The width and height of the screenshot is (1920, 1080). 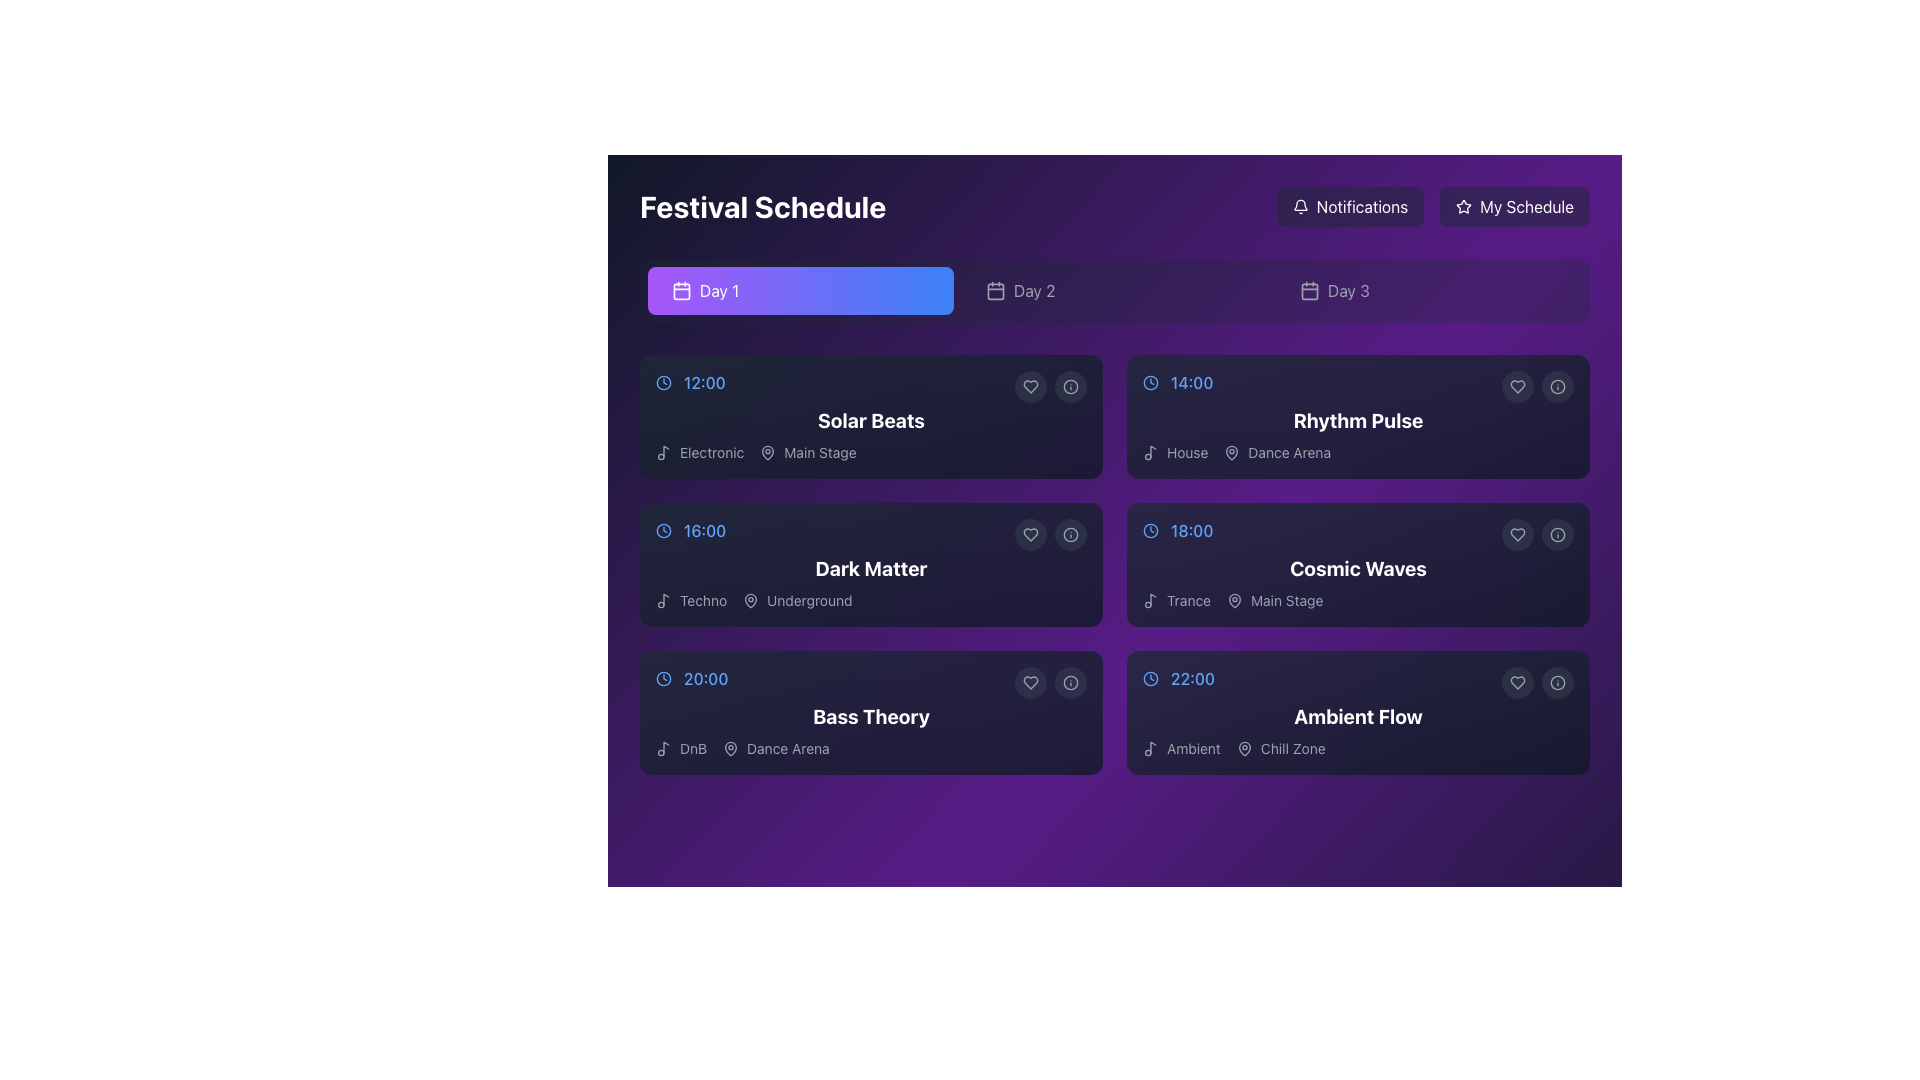 What do you see at coordinates (1231, 452) in the screenshot?
I see `the map-pin icon located within the 'Rhythm Pulse' event card at '14:00', positioned to the left of the 'Dance Arena' text` at bounding box center [1231, 452].